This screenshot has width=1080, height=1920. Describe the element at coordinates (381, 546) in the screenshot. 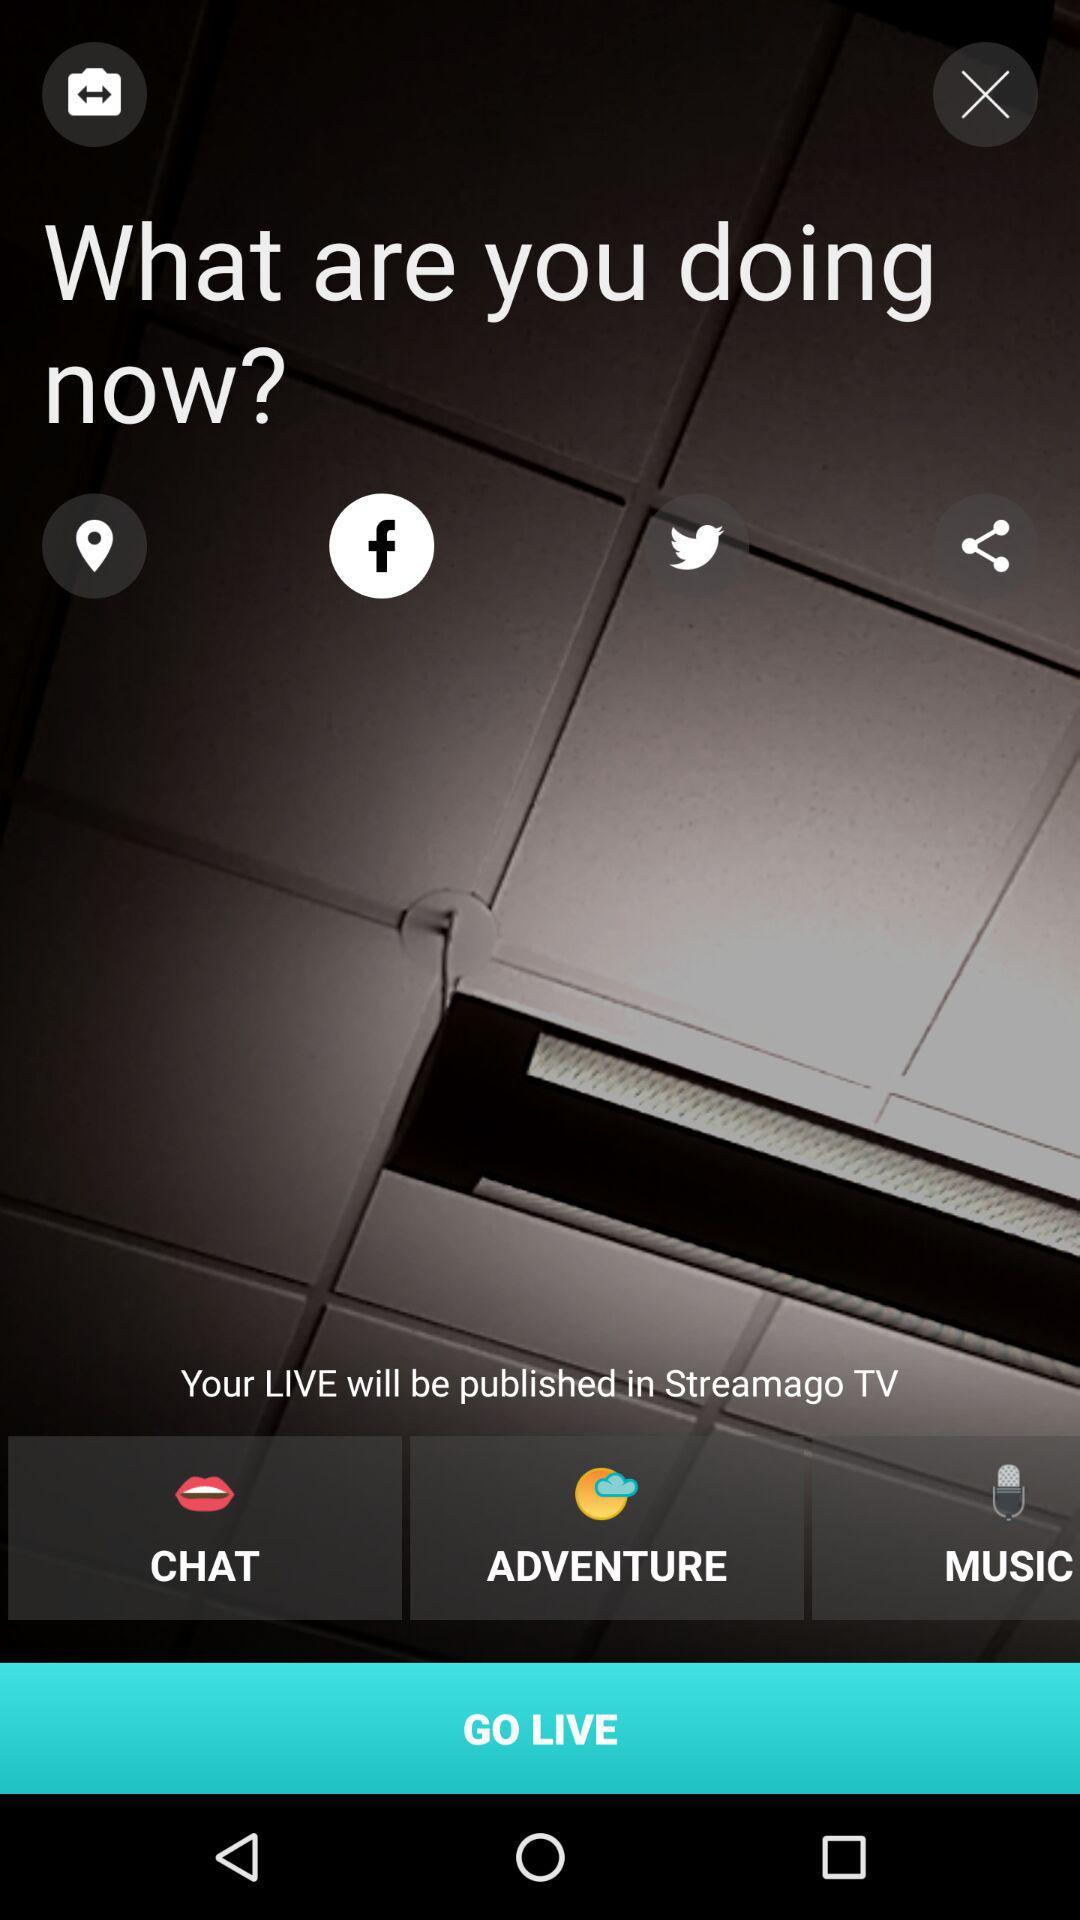

I see `the facebook icon` at that location.